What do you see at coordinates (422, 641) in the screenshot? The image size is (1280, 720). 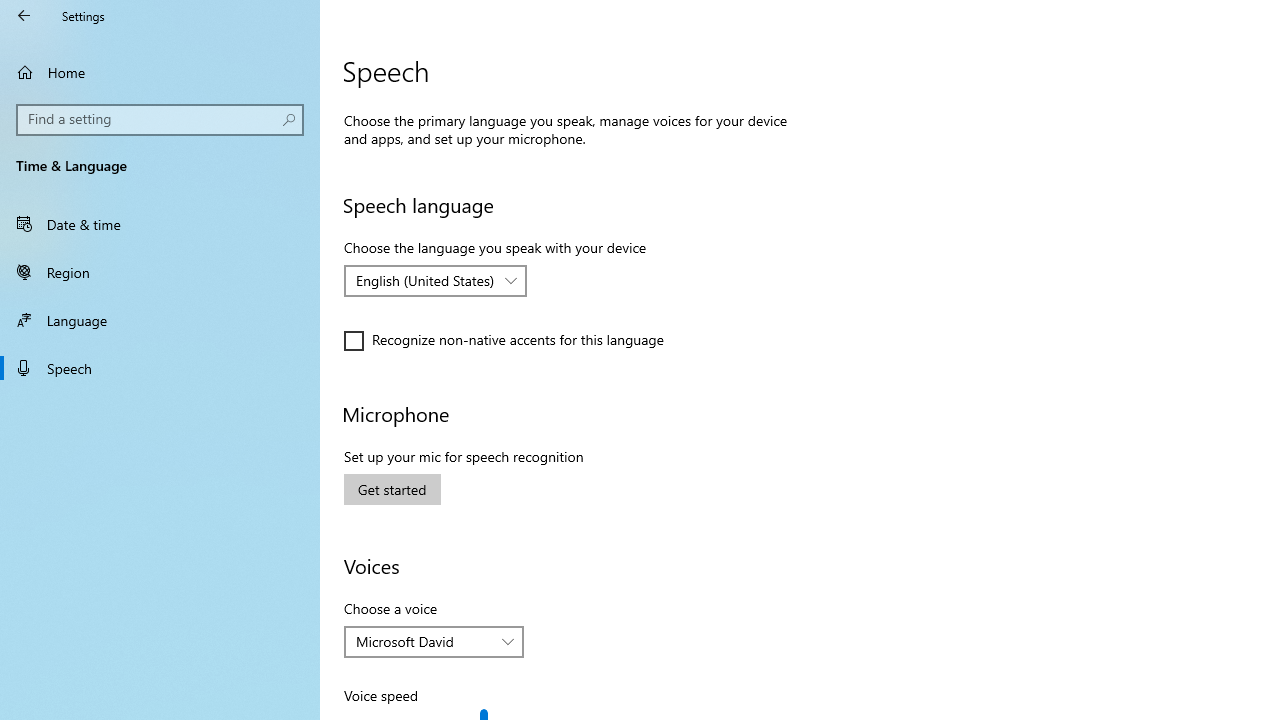 I see `'Microsoft David'` at bounding box center [422, 641].